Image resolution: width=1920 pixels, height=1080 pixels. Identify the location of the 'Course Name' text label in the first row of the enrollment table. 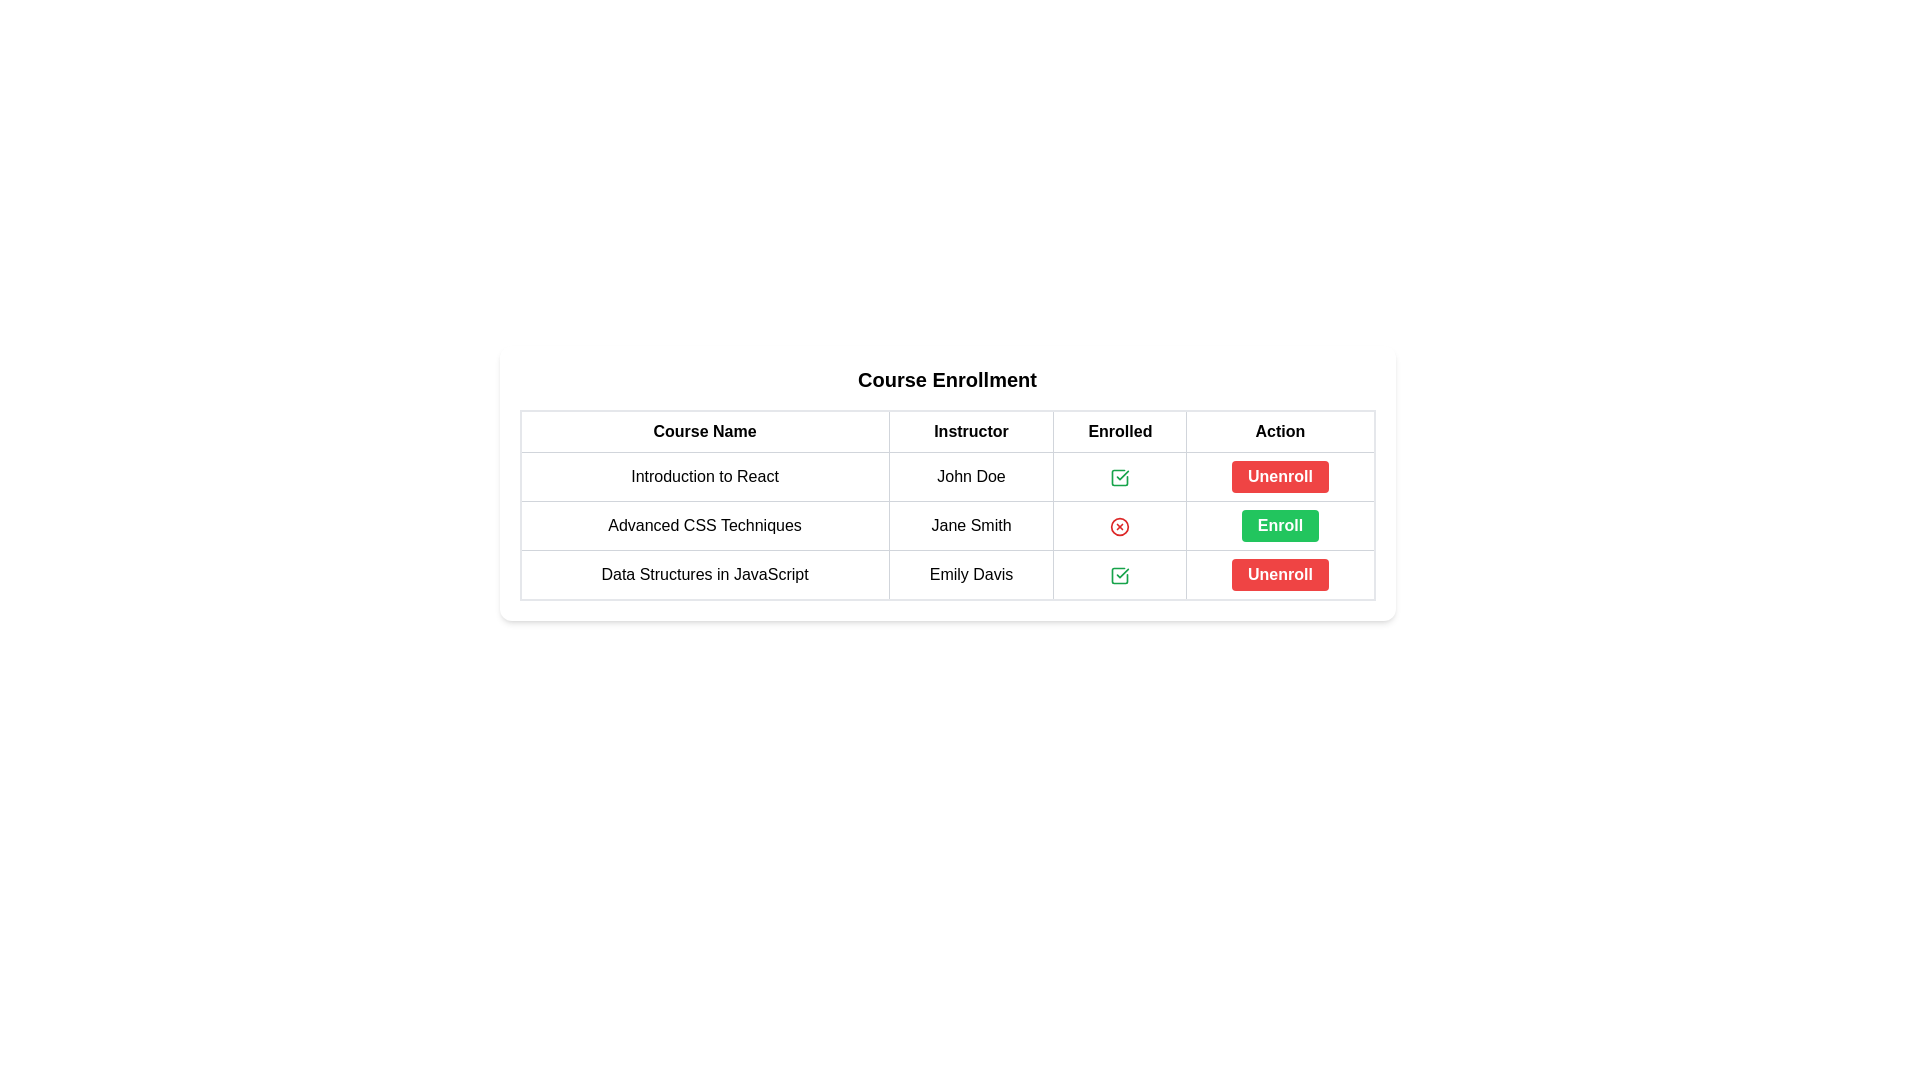
(704, 477).